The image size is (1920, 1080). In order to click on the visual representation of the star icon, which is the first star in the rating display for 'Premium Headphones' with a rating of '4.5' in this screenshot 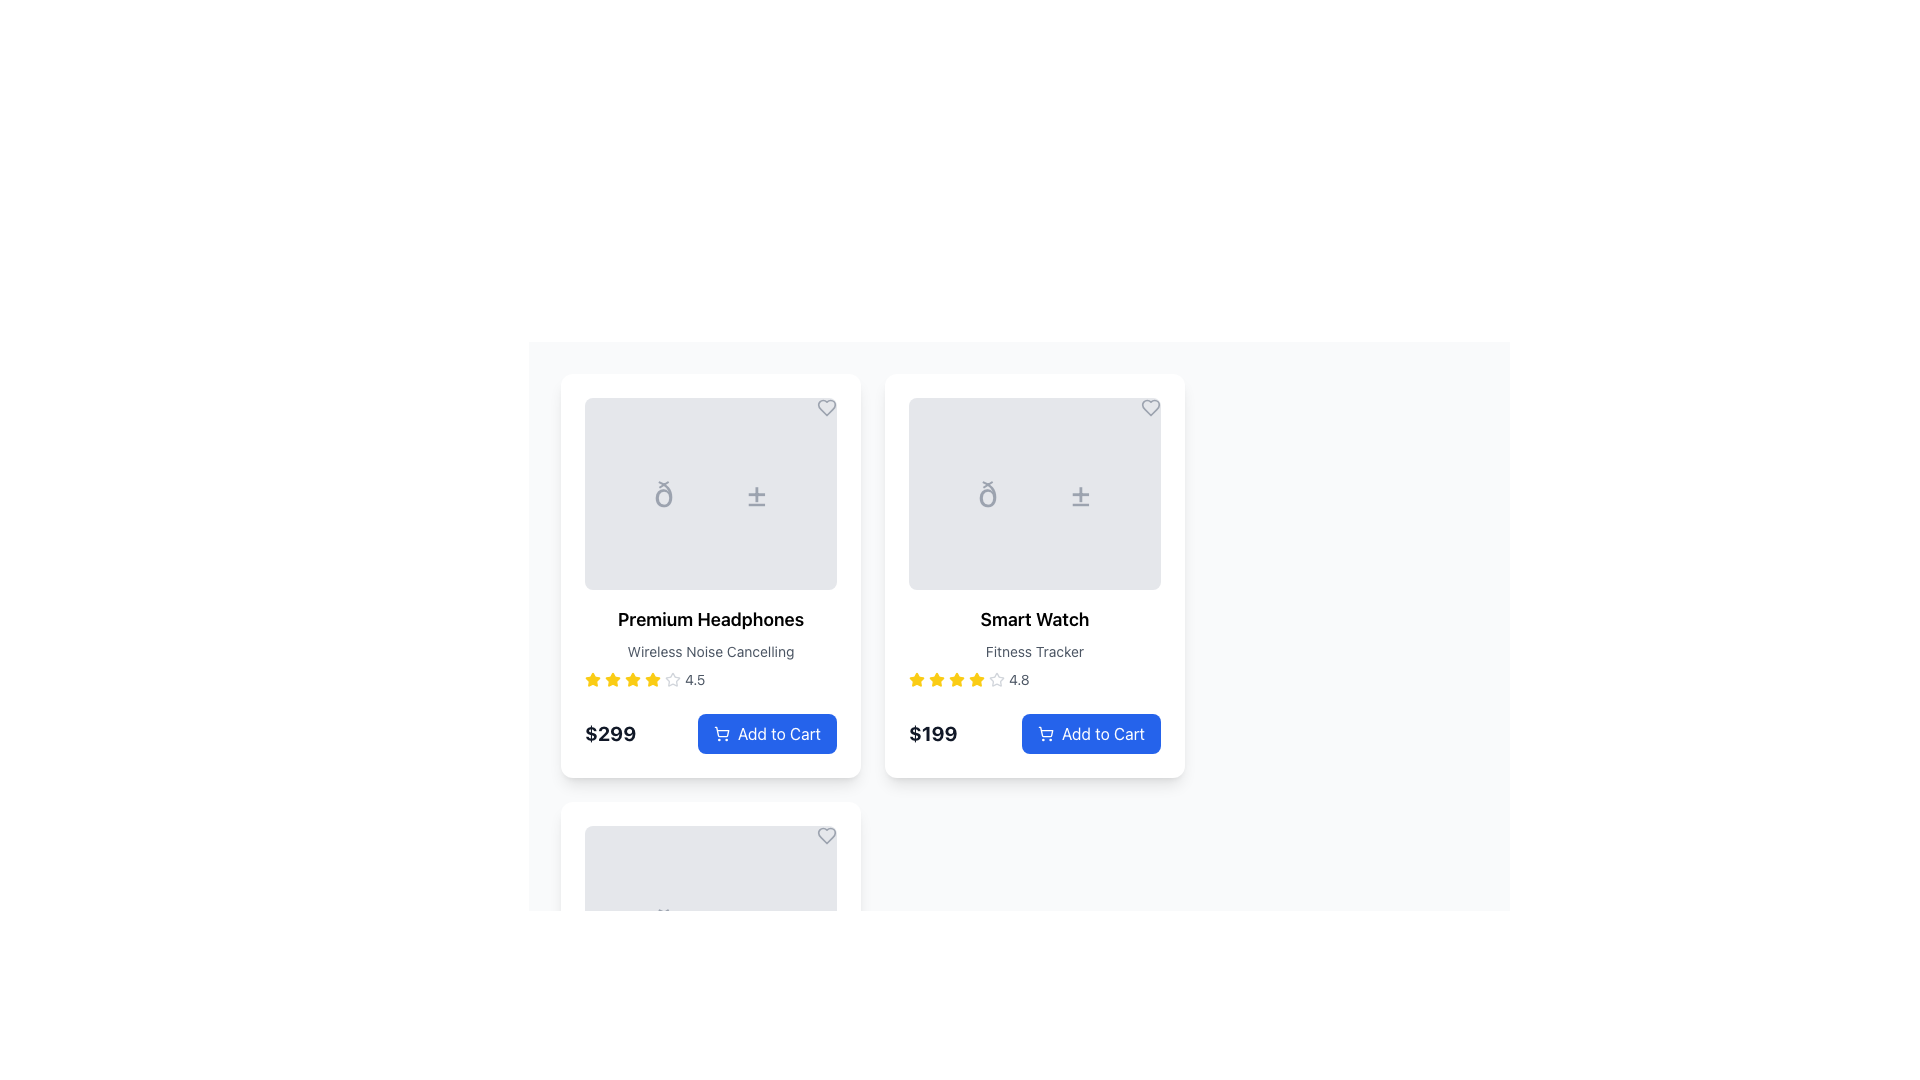, I will do `click(592, 678)`.